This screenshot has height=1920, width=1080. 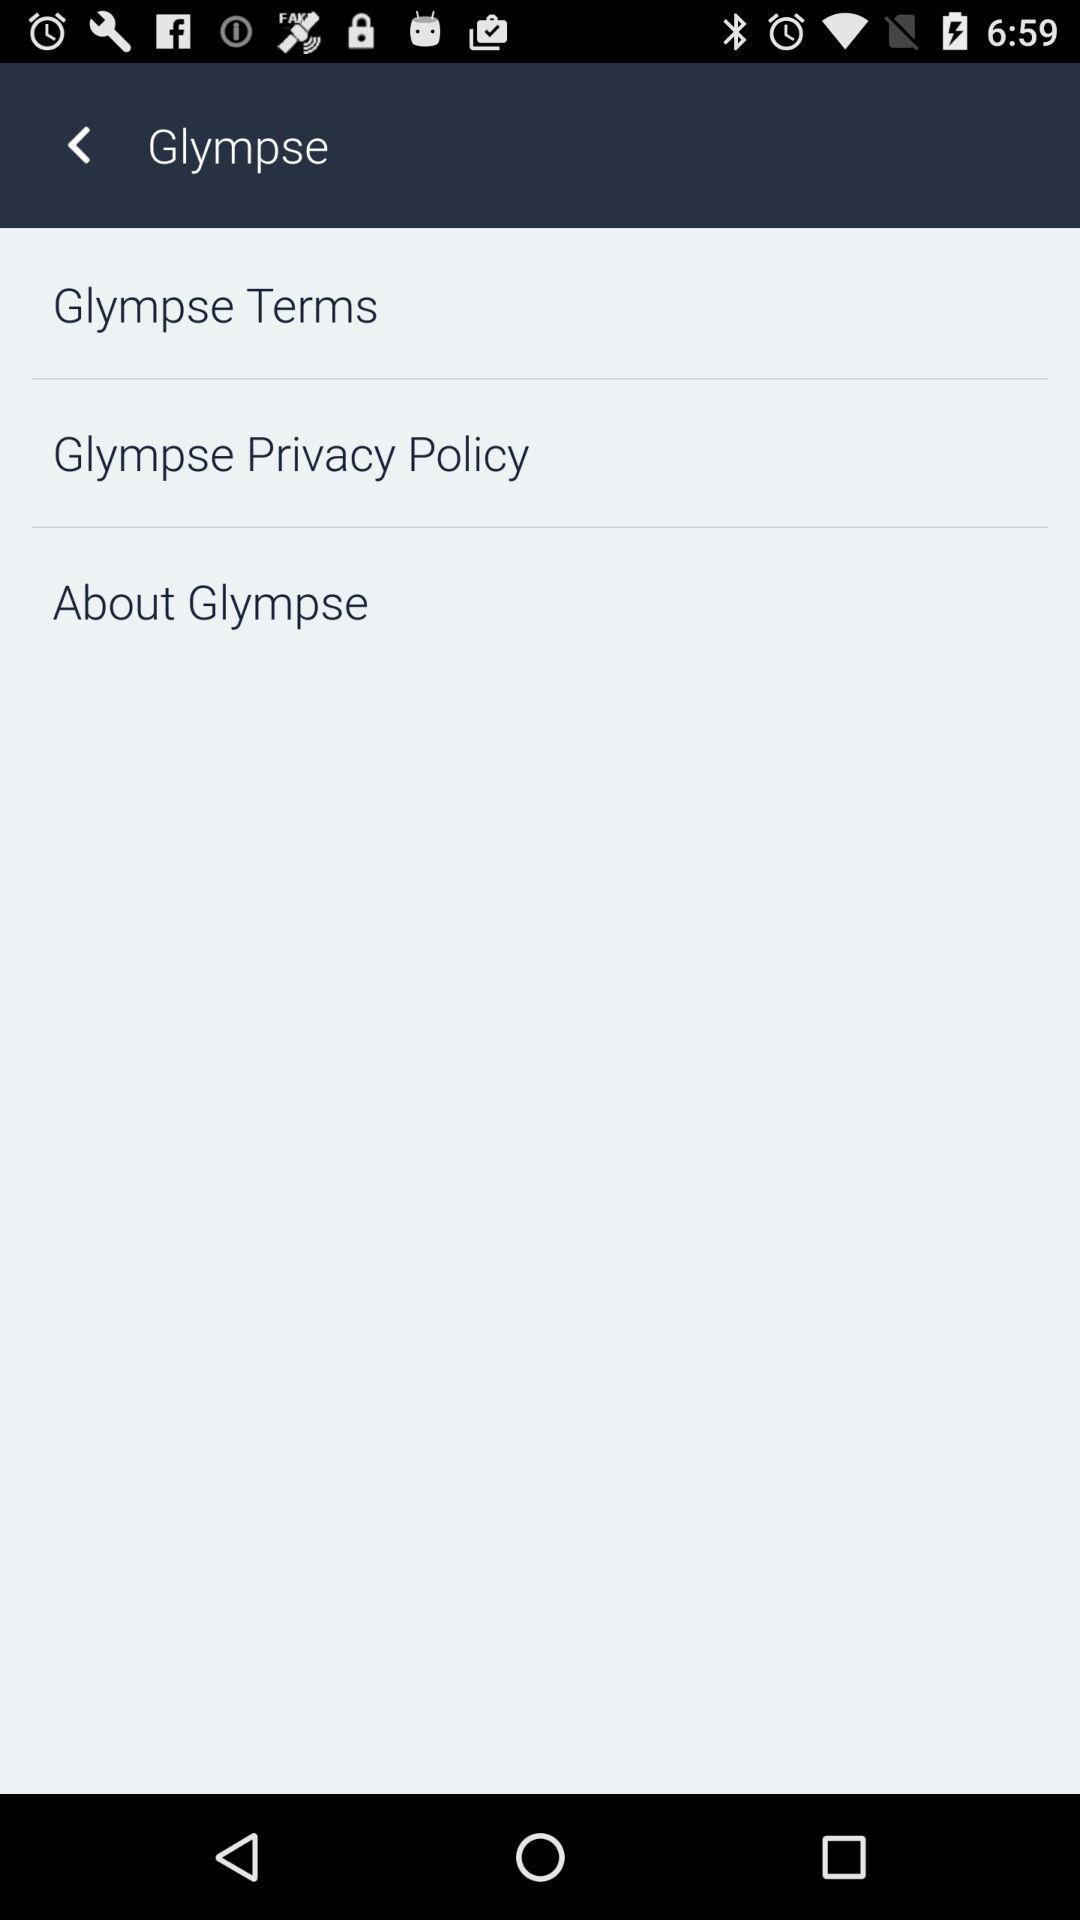 I want to click on the arrow_backward icon, so click(x=77, y=154).